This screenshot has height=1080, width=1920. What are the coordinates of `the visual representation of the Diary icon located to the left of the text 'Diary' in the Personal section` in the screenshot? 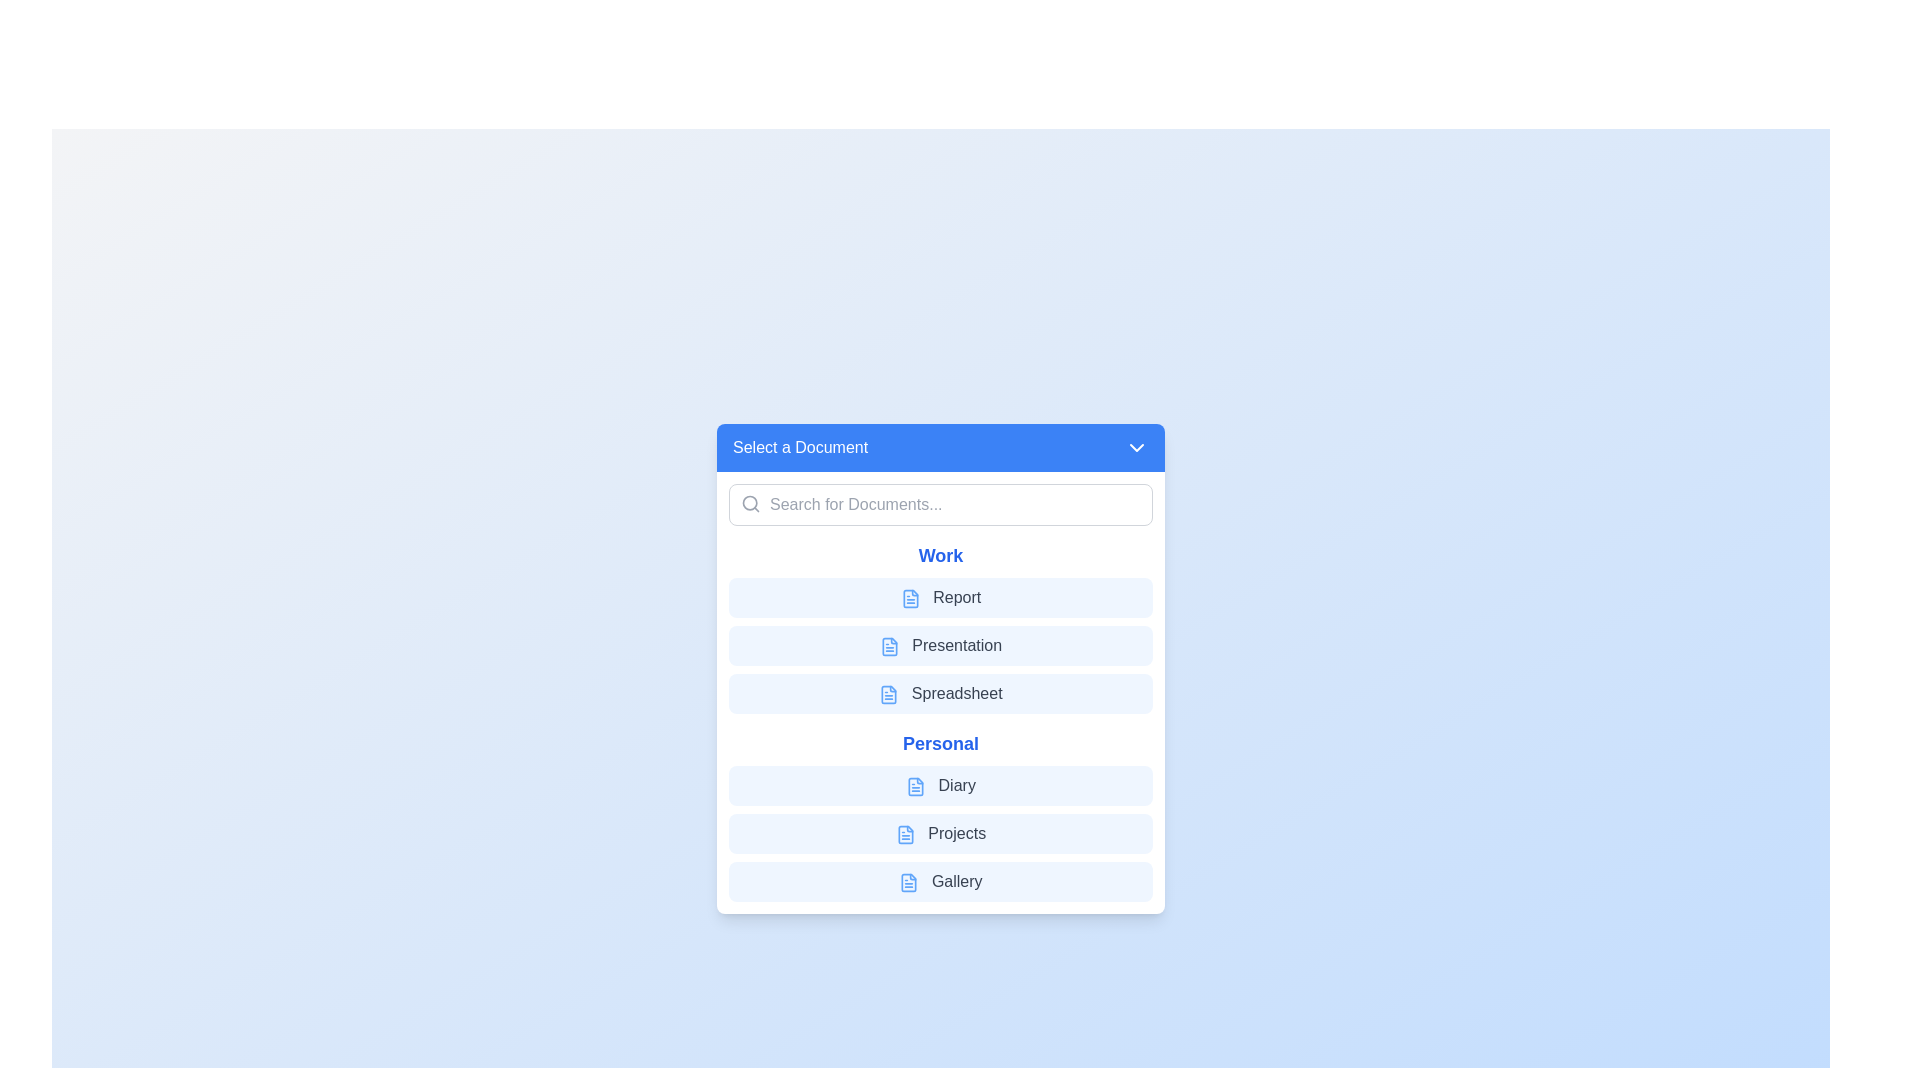 It's located at (915, 785).